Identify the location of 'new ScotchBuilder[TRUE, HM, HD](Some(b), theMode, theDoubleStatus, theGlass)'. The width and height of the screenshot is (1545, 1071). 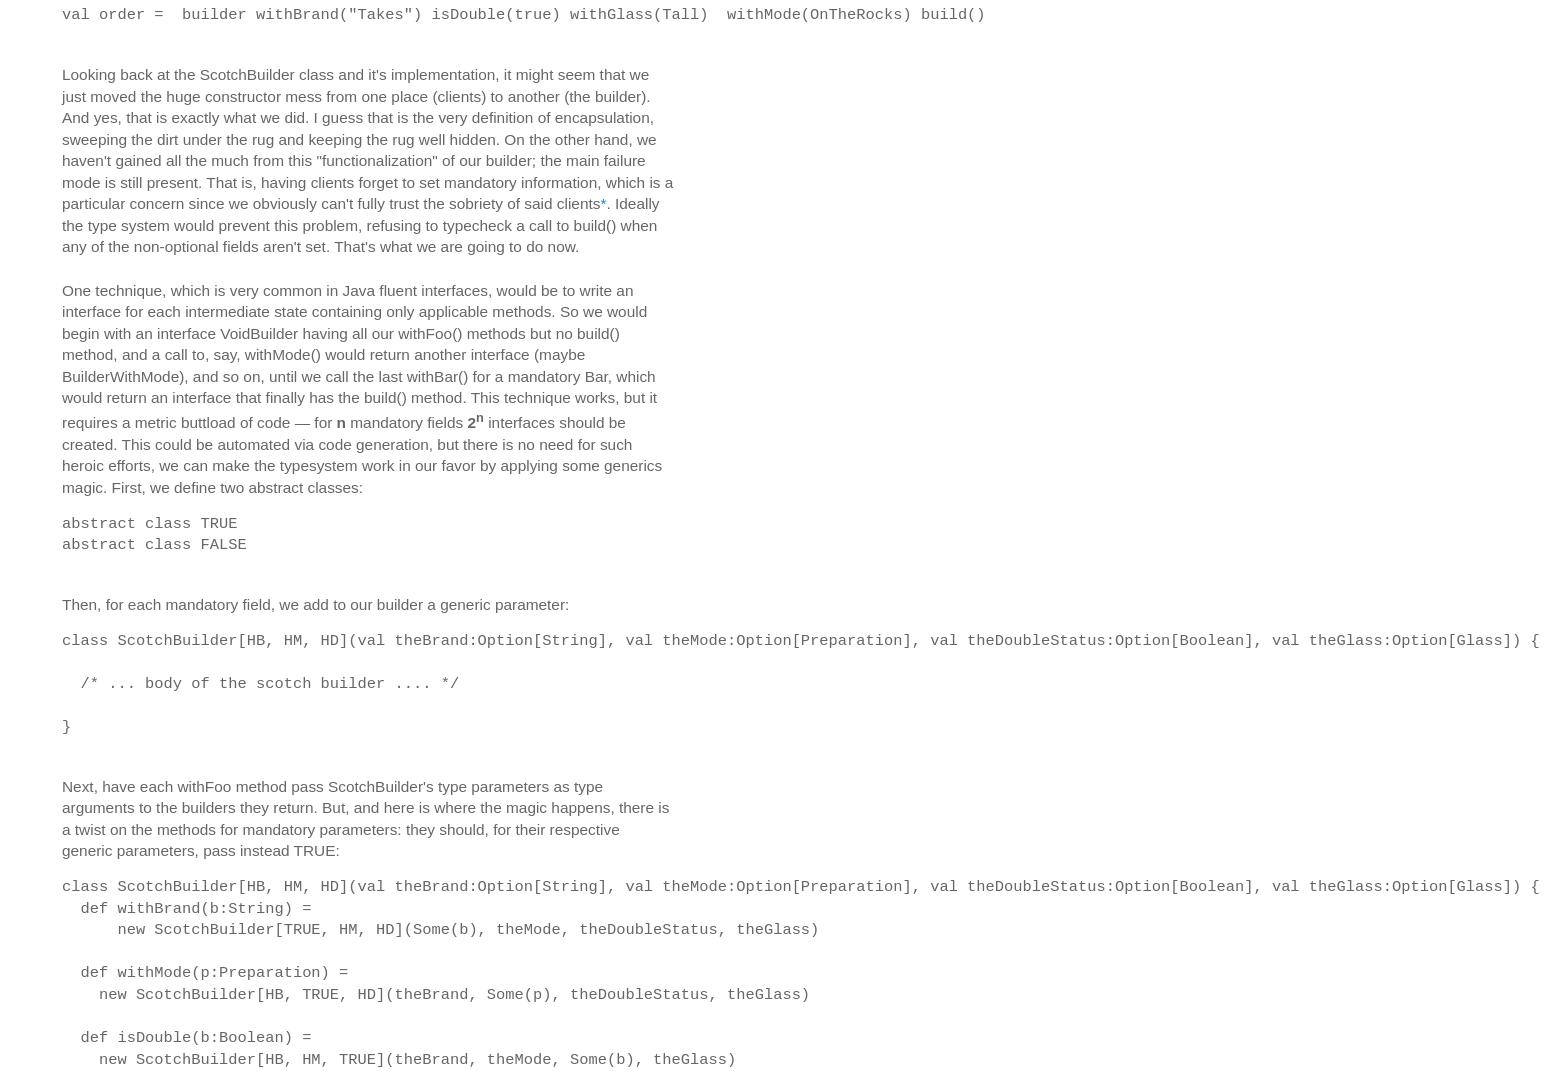
(439, 928).